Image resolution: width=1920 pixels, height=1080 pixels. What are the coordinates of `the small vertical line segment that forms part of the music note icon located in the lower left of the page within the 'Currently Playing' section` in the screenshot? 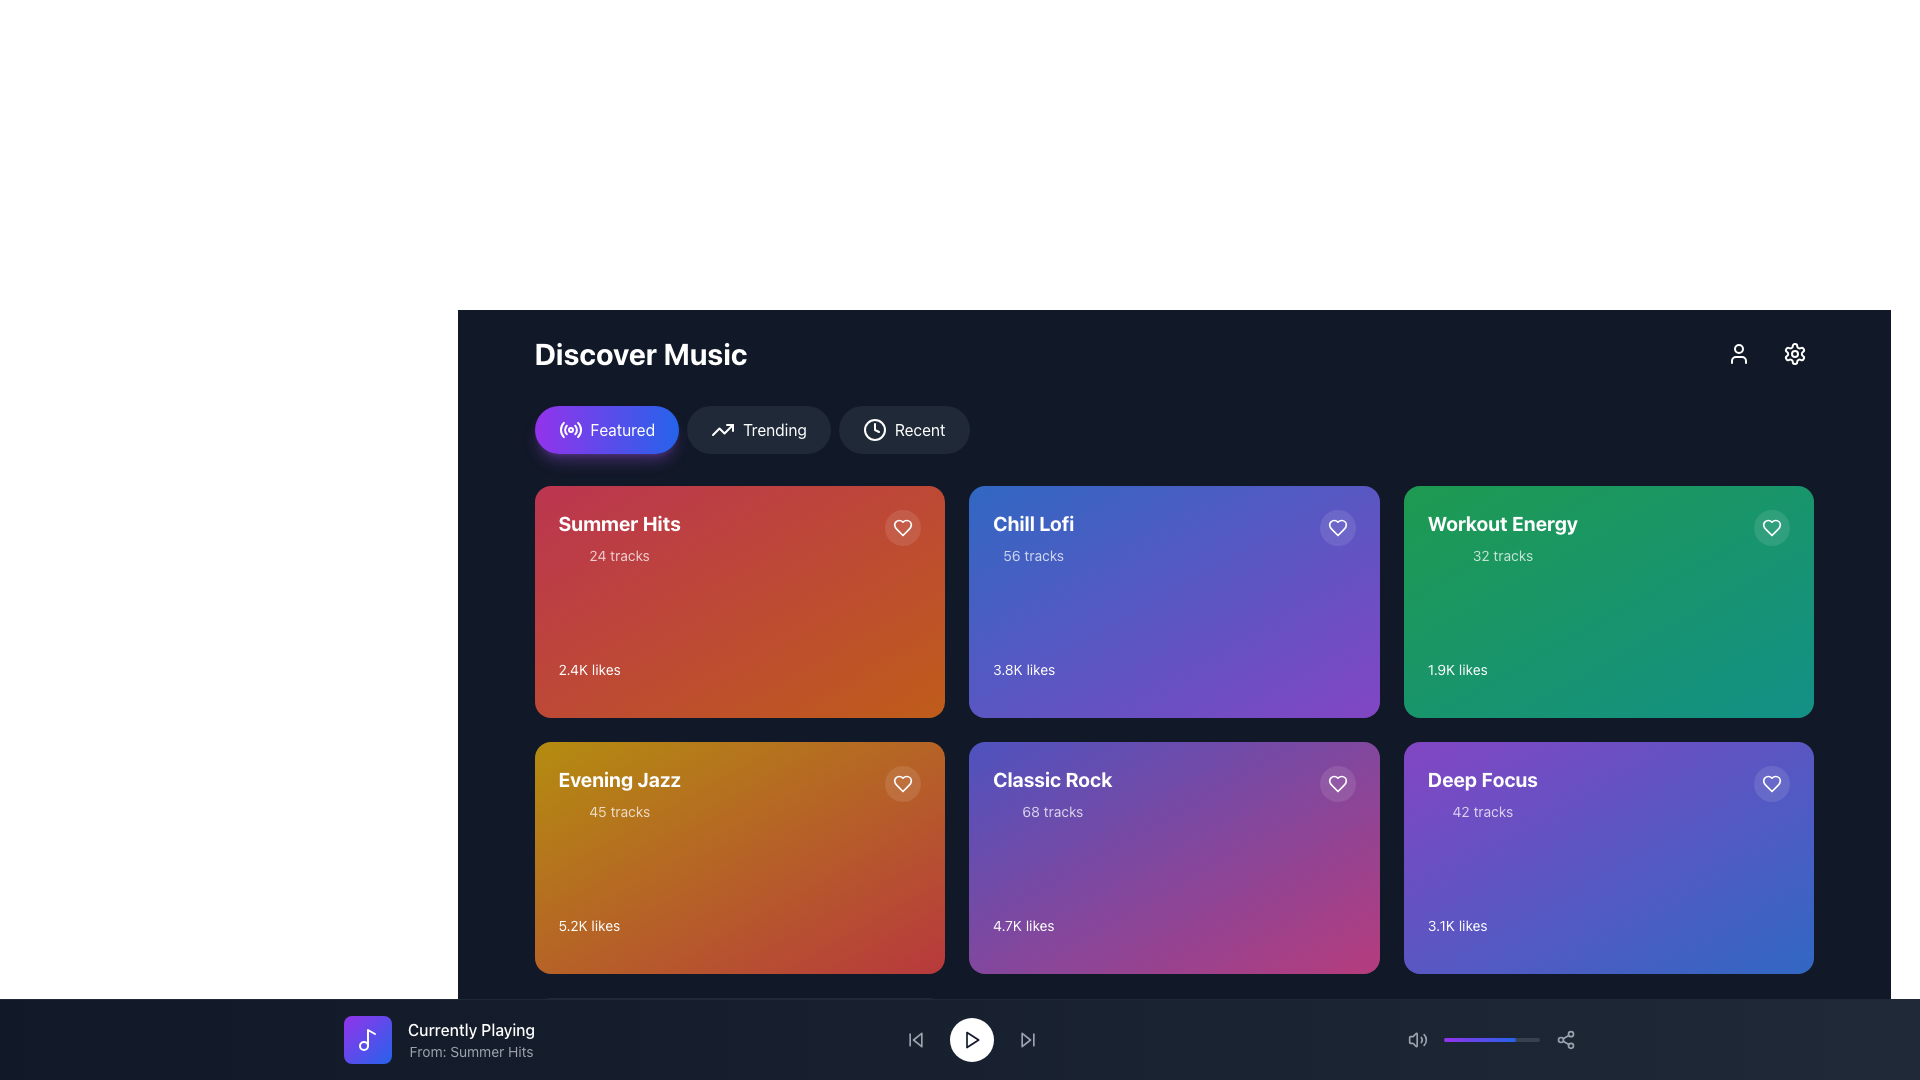 It's located at (371, 1036).